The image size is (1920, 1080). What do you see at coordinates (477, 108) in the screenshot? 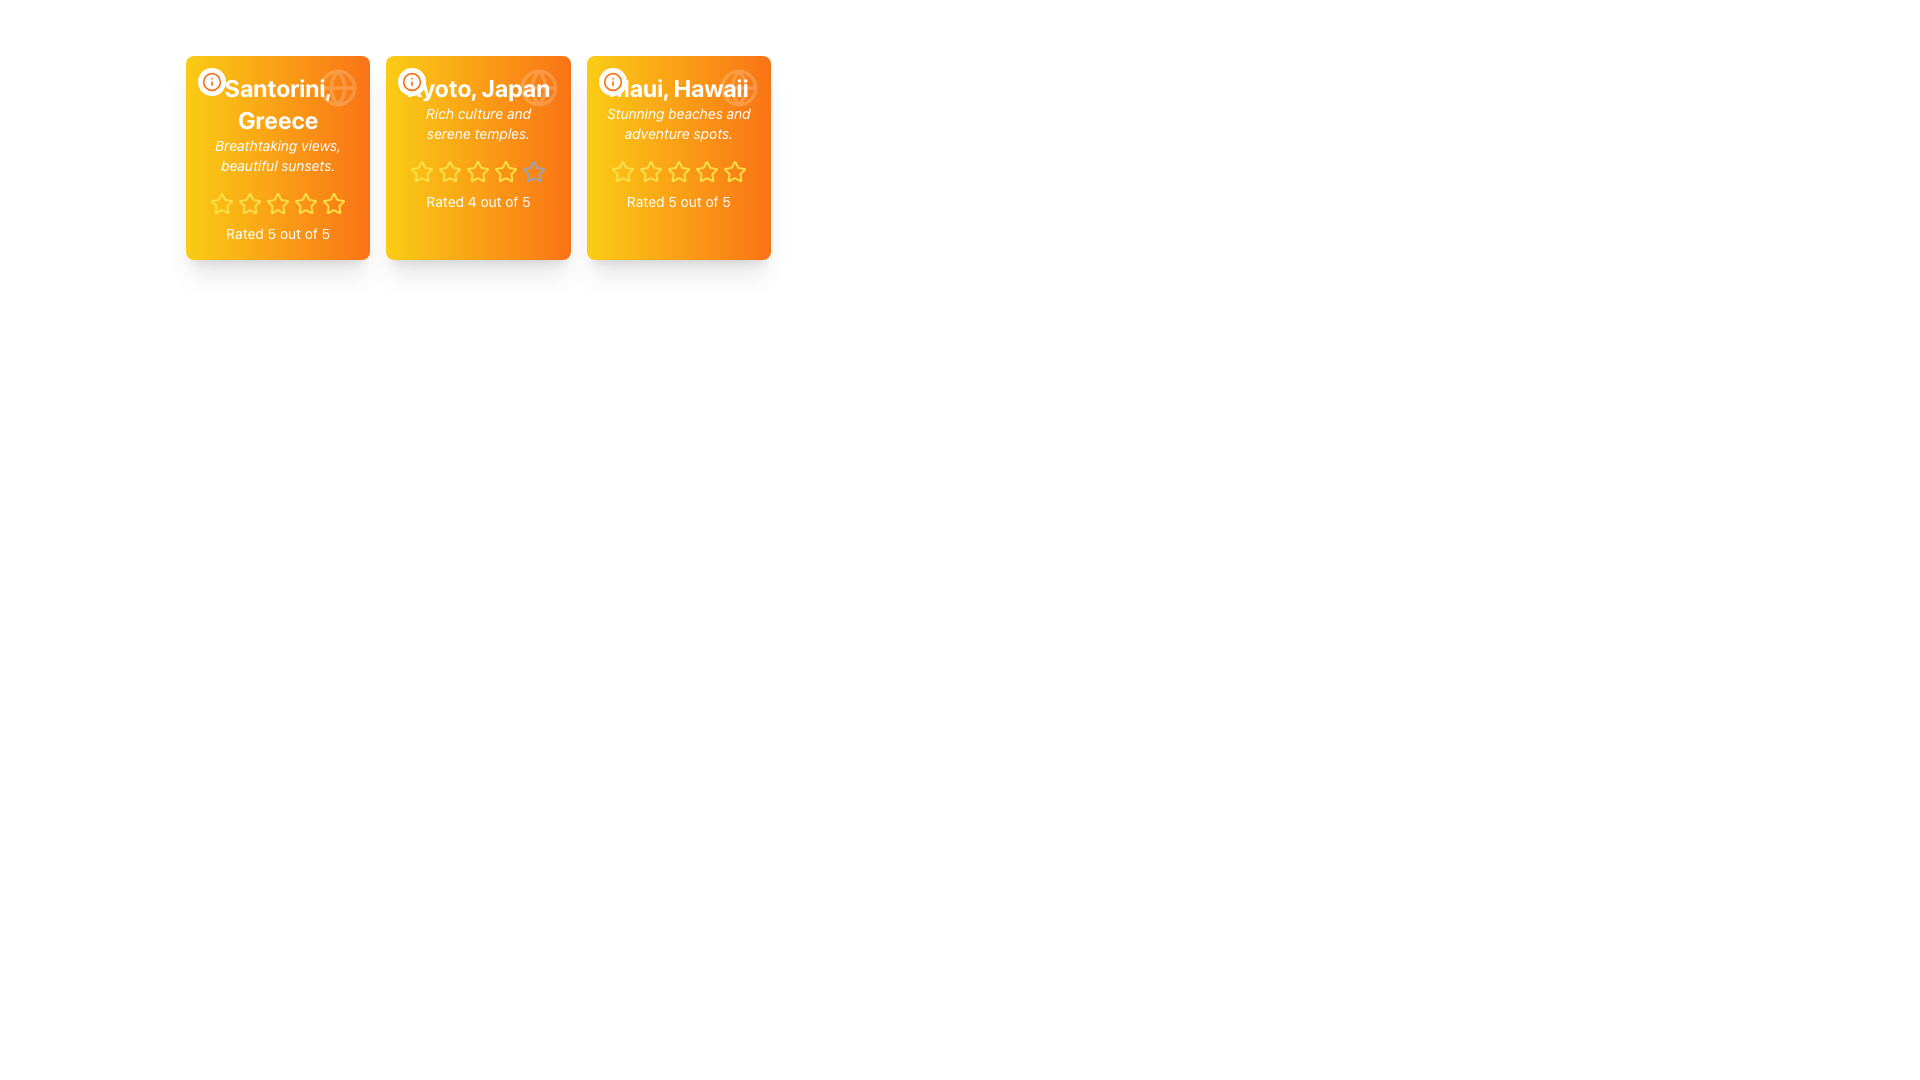
I see `text block titled 'Kyoto, Japan' which contains the subtitle 'Rich culture and serene temples.' located at the top-left section of the card` at bounding box center [477, 108].